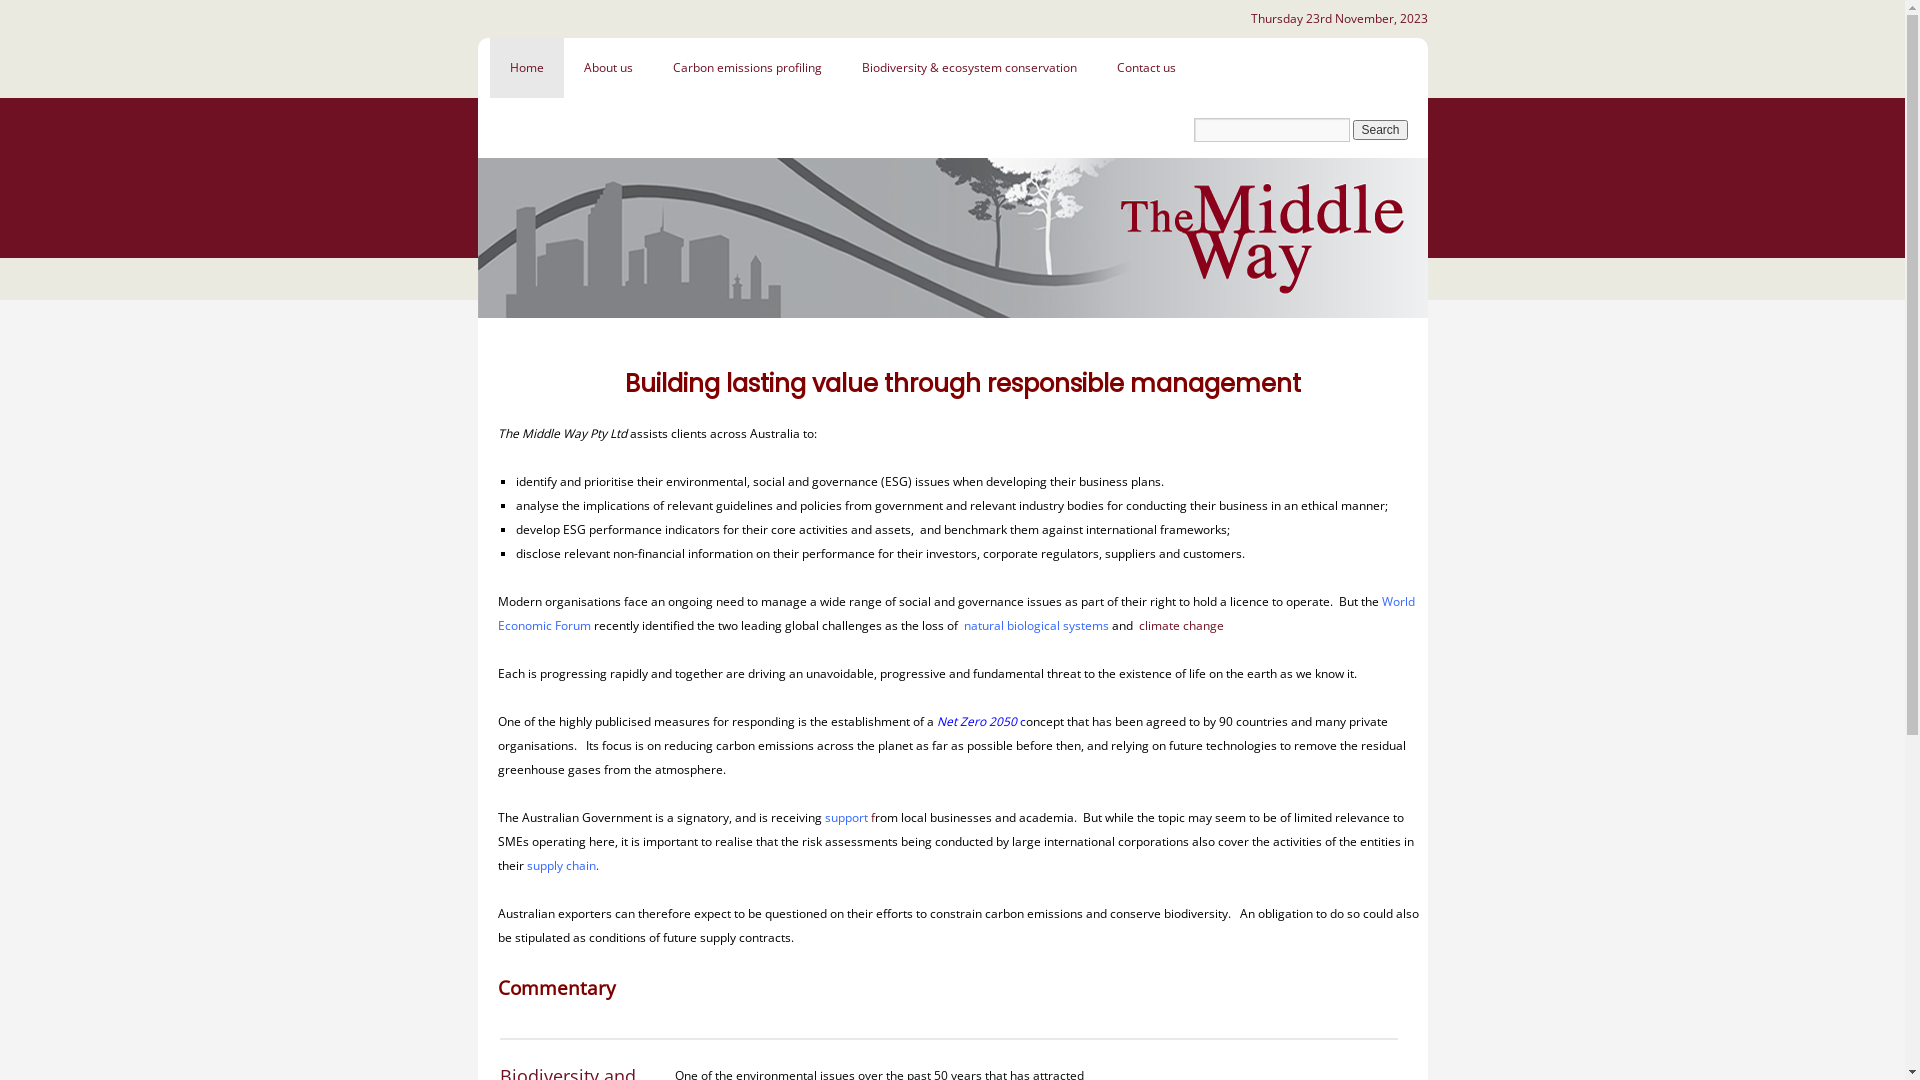 This screenshot has height=1080, width=1920. Describe the element at coordinates (849, 817) in the screenshot. I see `'support f'` at that location.